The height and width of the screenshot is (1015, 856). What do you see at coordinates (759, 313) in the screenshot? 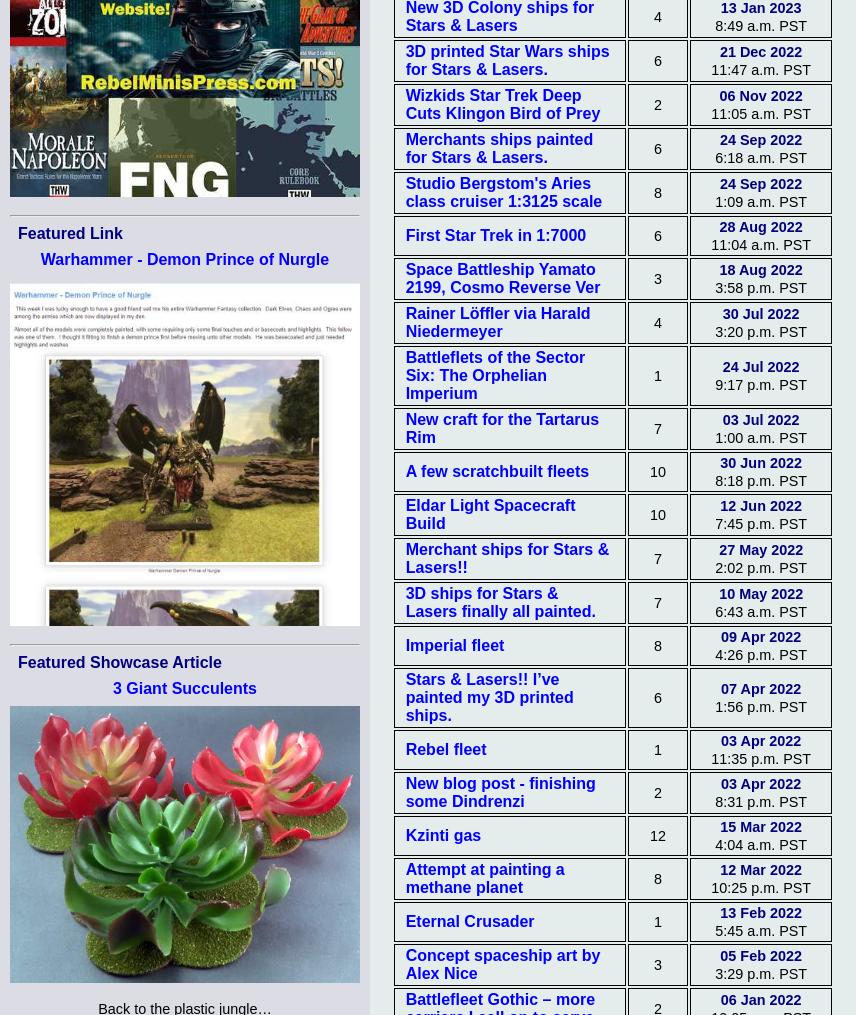
I see `'30 Jul 2022'` at bounding box center [759, 313].